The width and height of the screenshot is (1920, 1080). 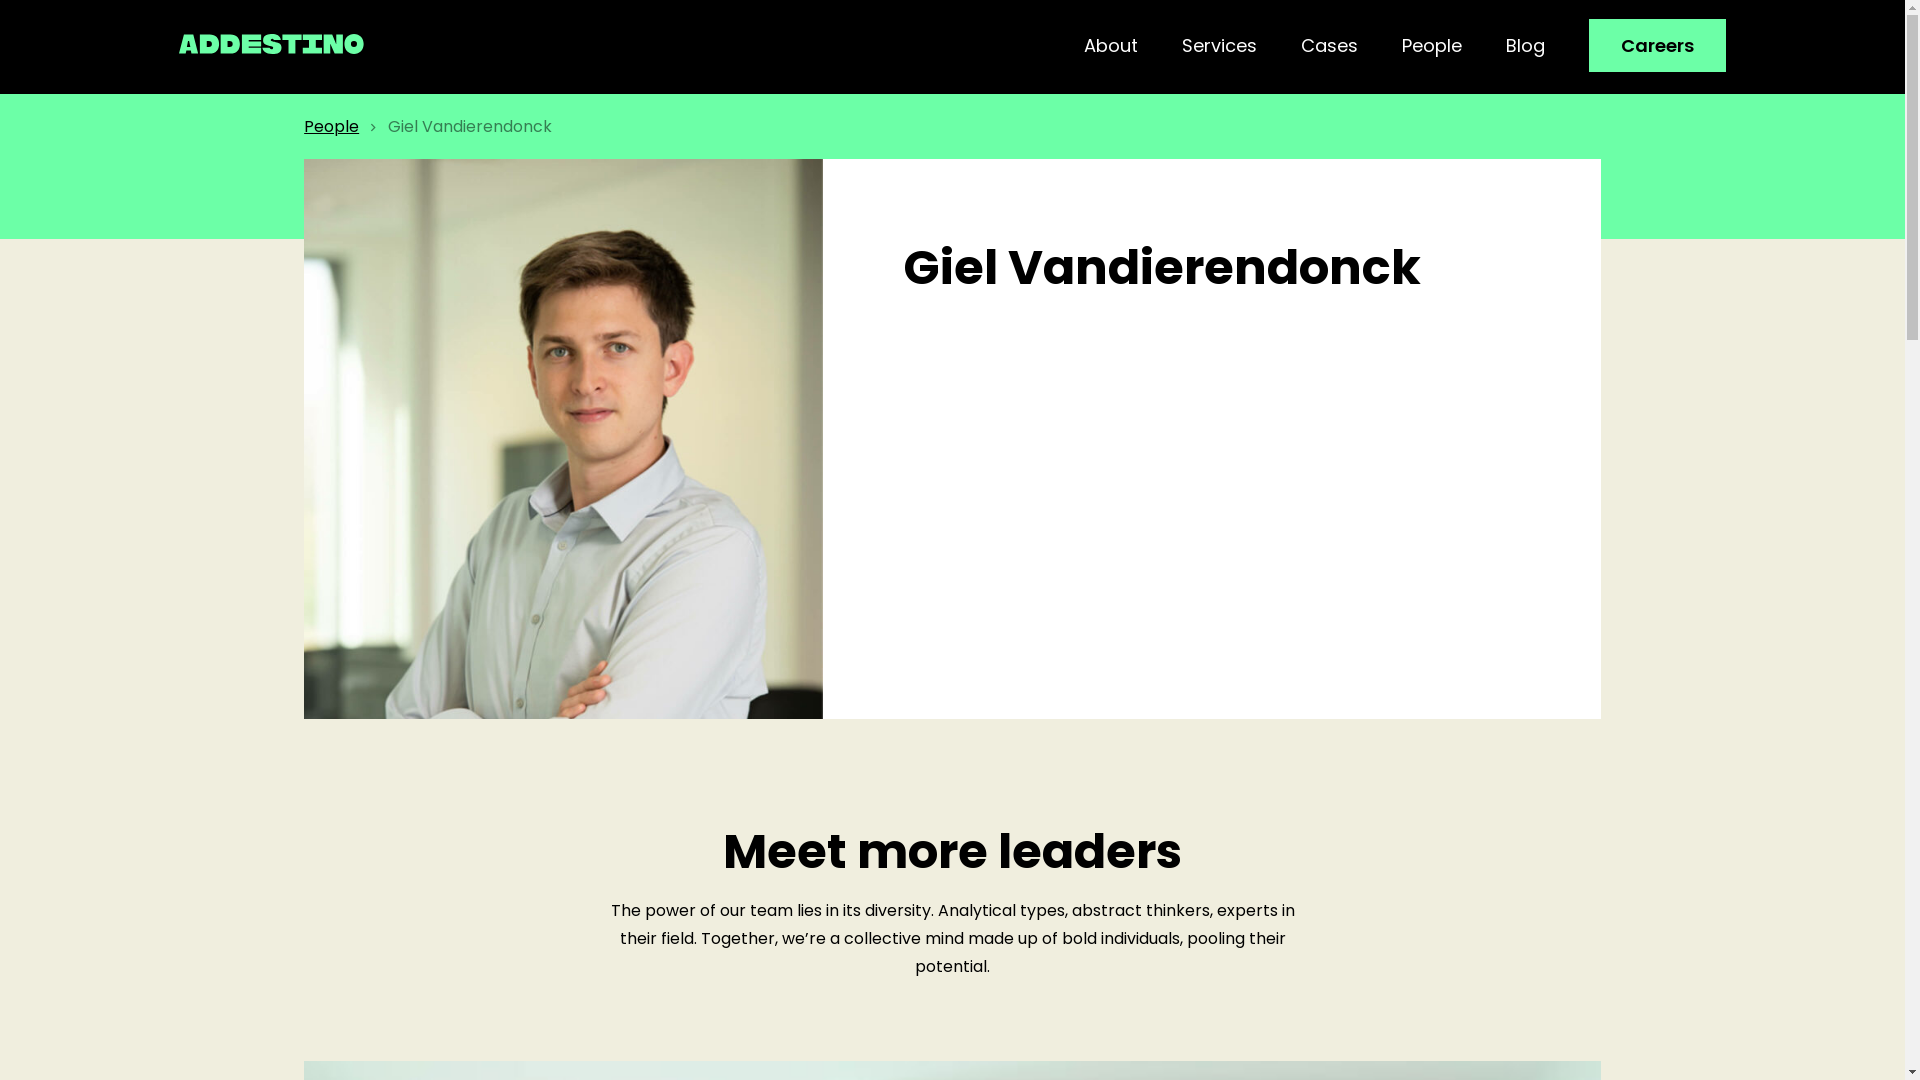 I want to click on 'Careers', so click(x=1657, y=45).